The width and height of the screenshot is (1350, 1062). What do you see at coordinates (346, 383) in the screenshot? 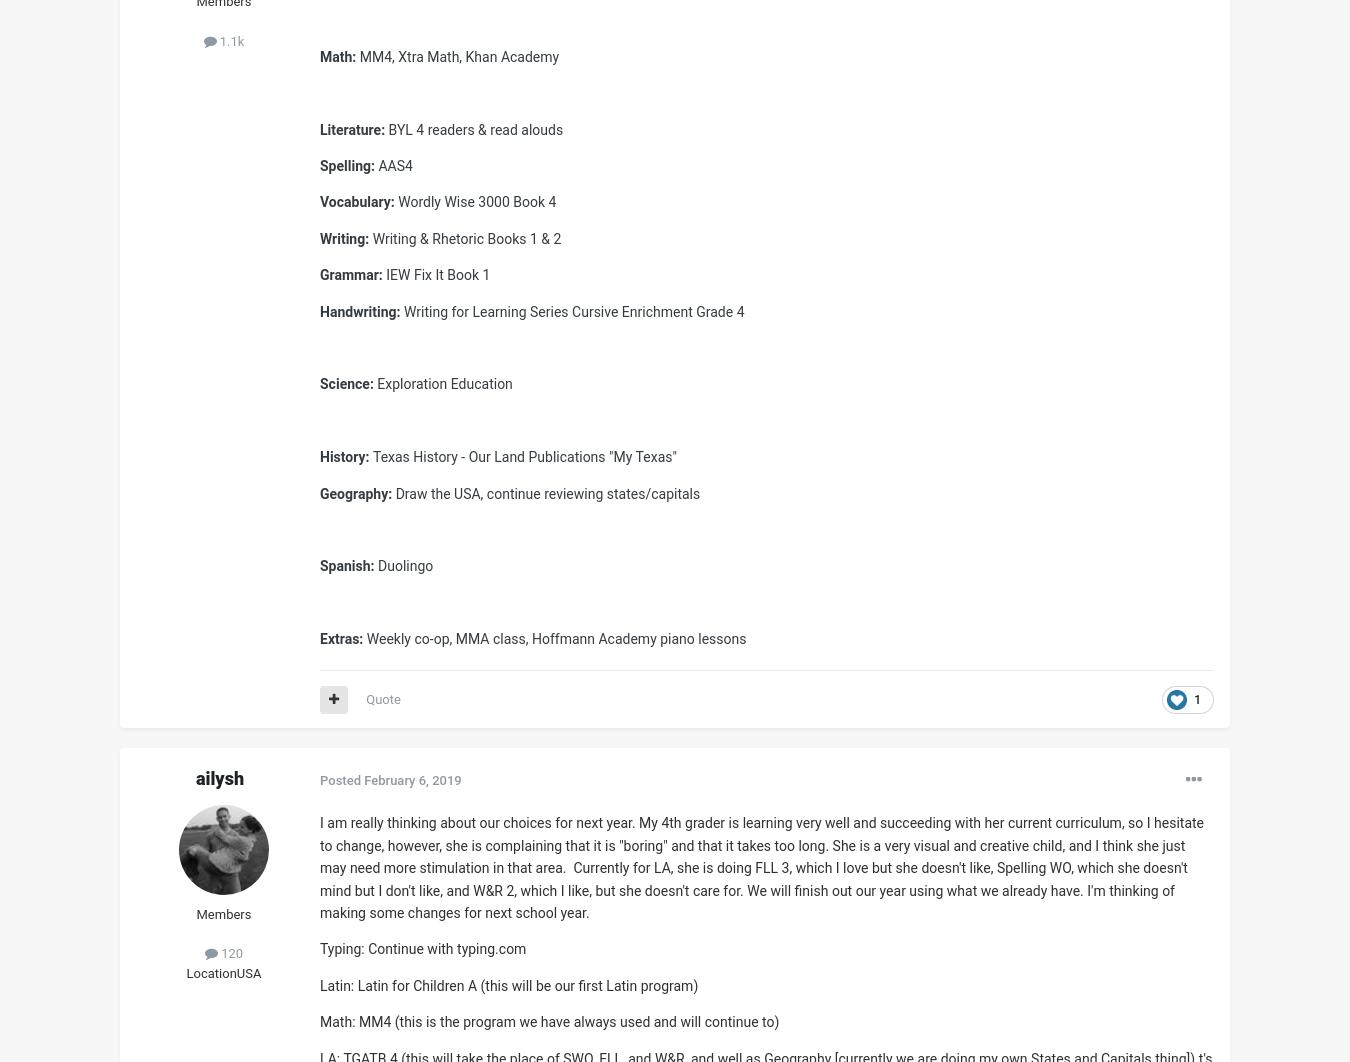
I see `'Science:'` at bounding box center [346, 383].